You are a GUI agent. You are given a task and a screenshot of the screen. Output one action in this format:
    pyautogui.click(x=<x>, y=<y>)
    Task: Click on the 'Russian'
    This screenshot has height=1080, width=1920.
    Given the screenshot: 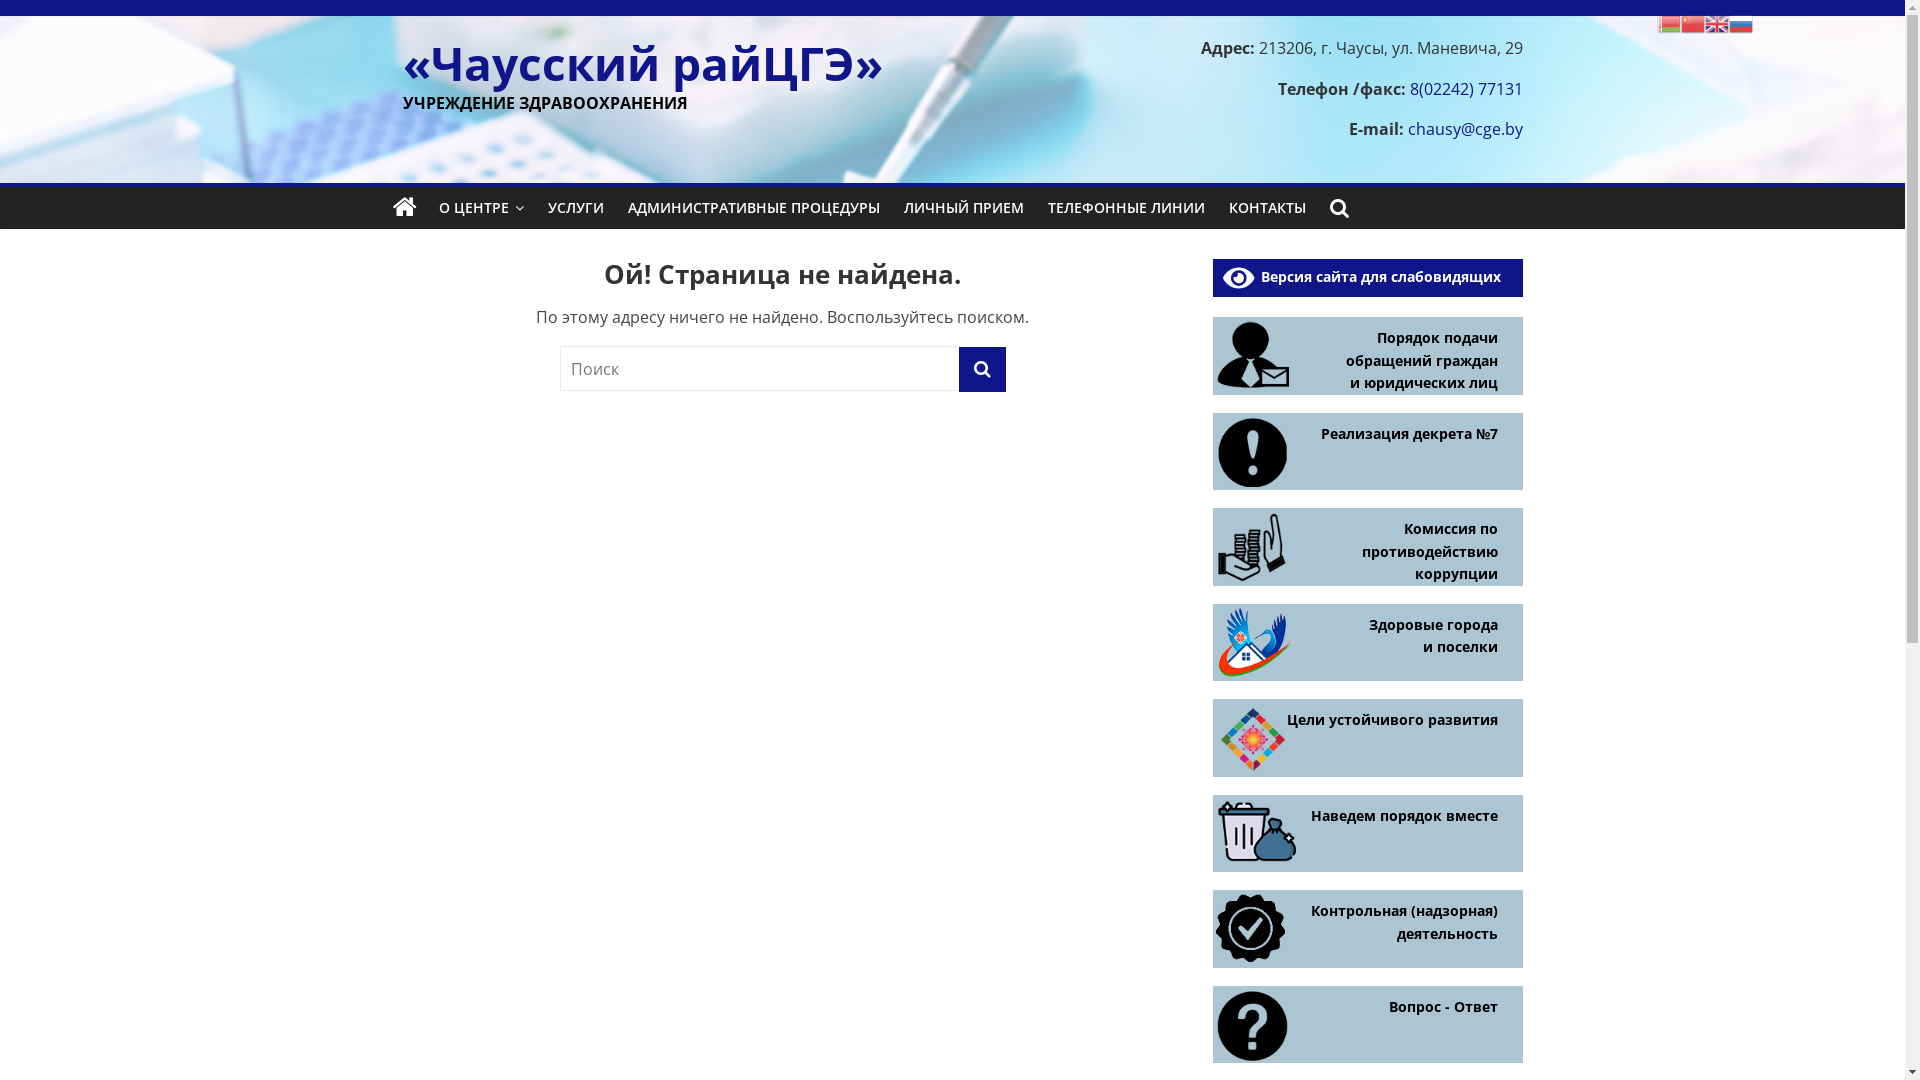 What is the action you would take?
    pyautogui.click(x=1740, y=22)
    